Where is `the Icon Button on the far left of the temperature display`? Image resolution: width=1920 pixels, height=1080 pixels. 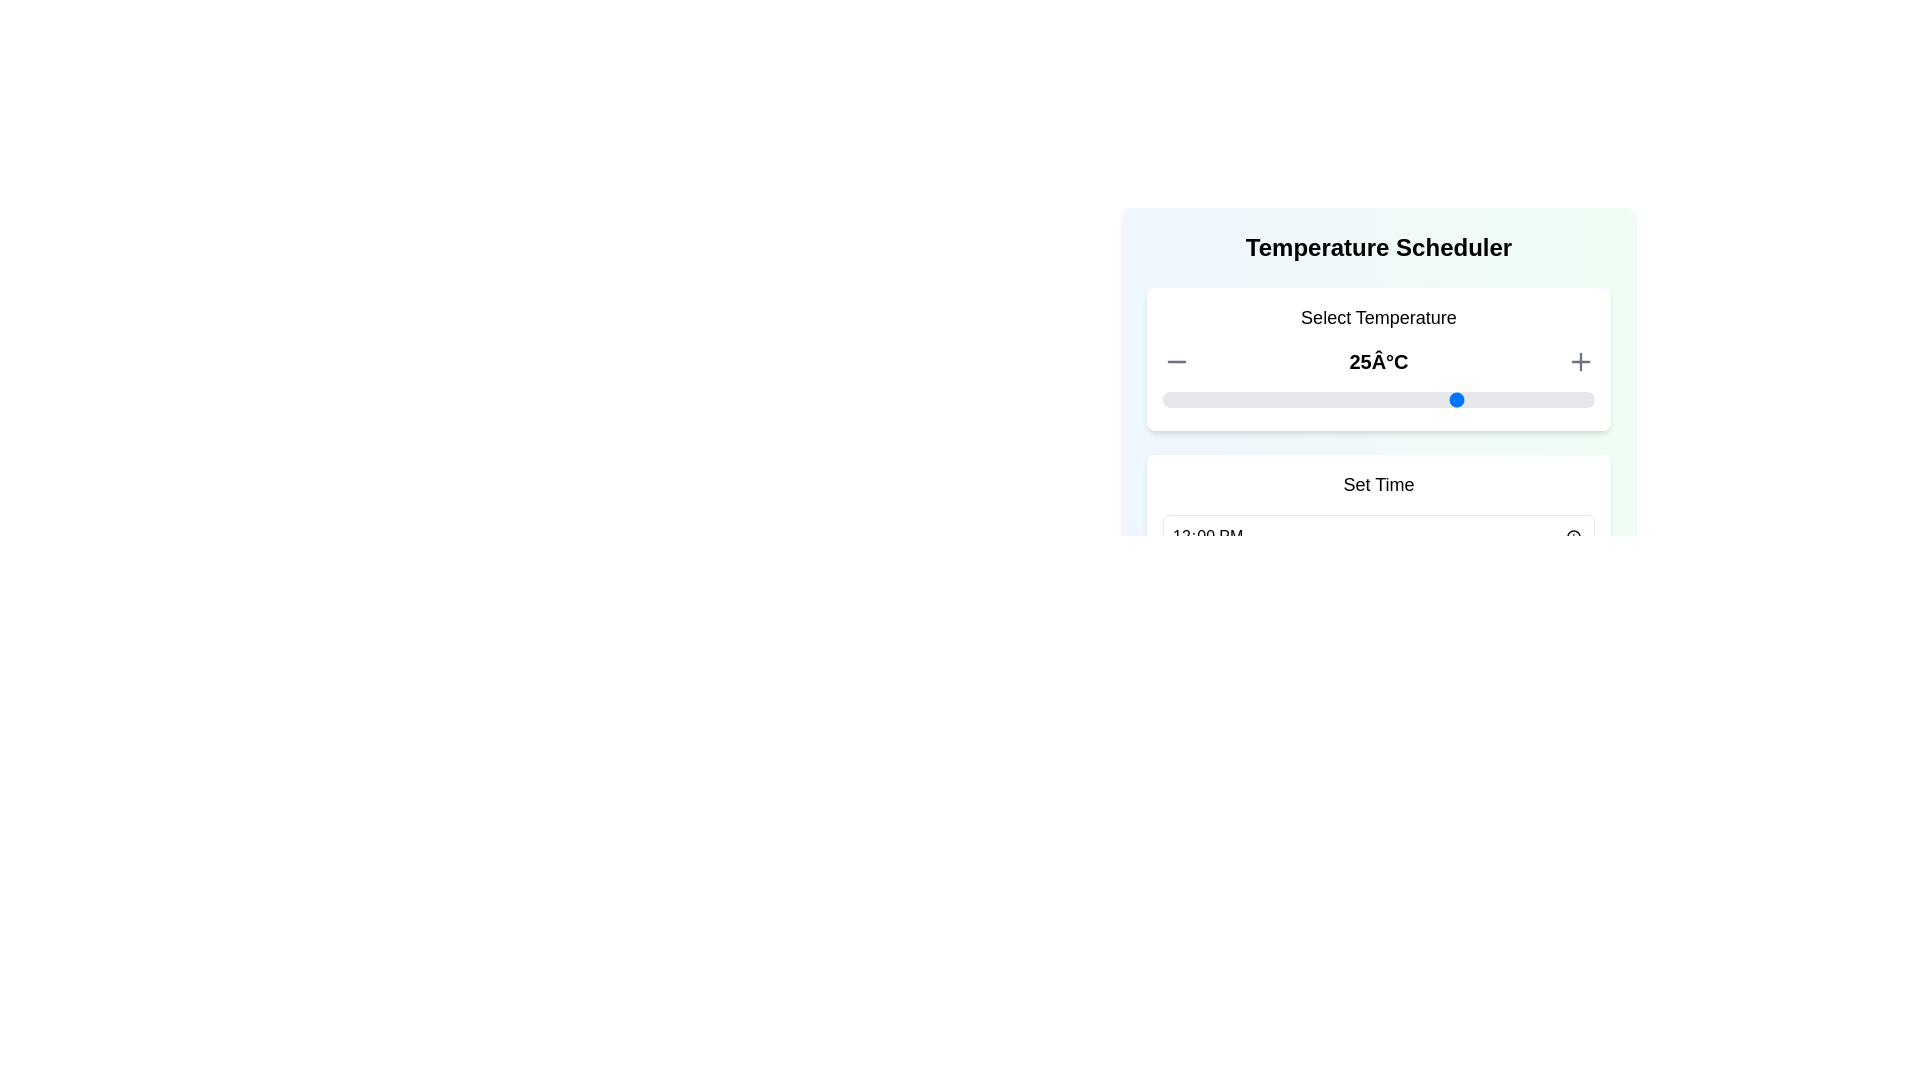
the Icon Button on the far left of the temperature display is located at coordinates (1176, 362).